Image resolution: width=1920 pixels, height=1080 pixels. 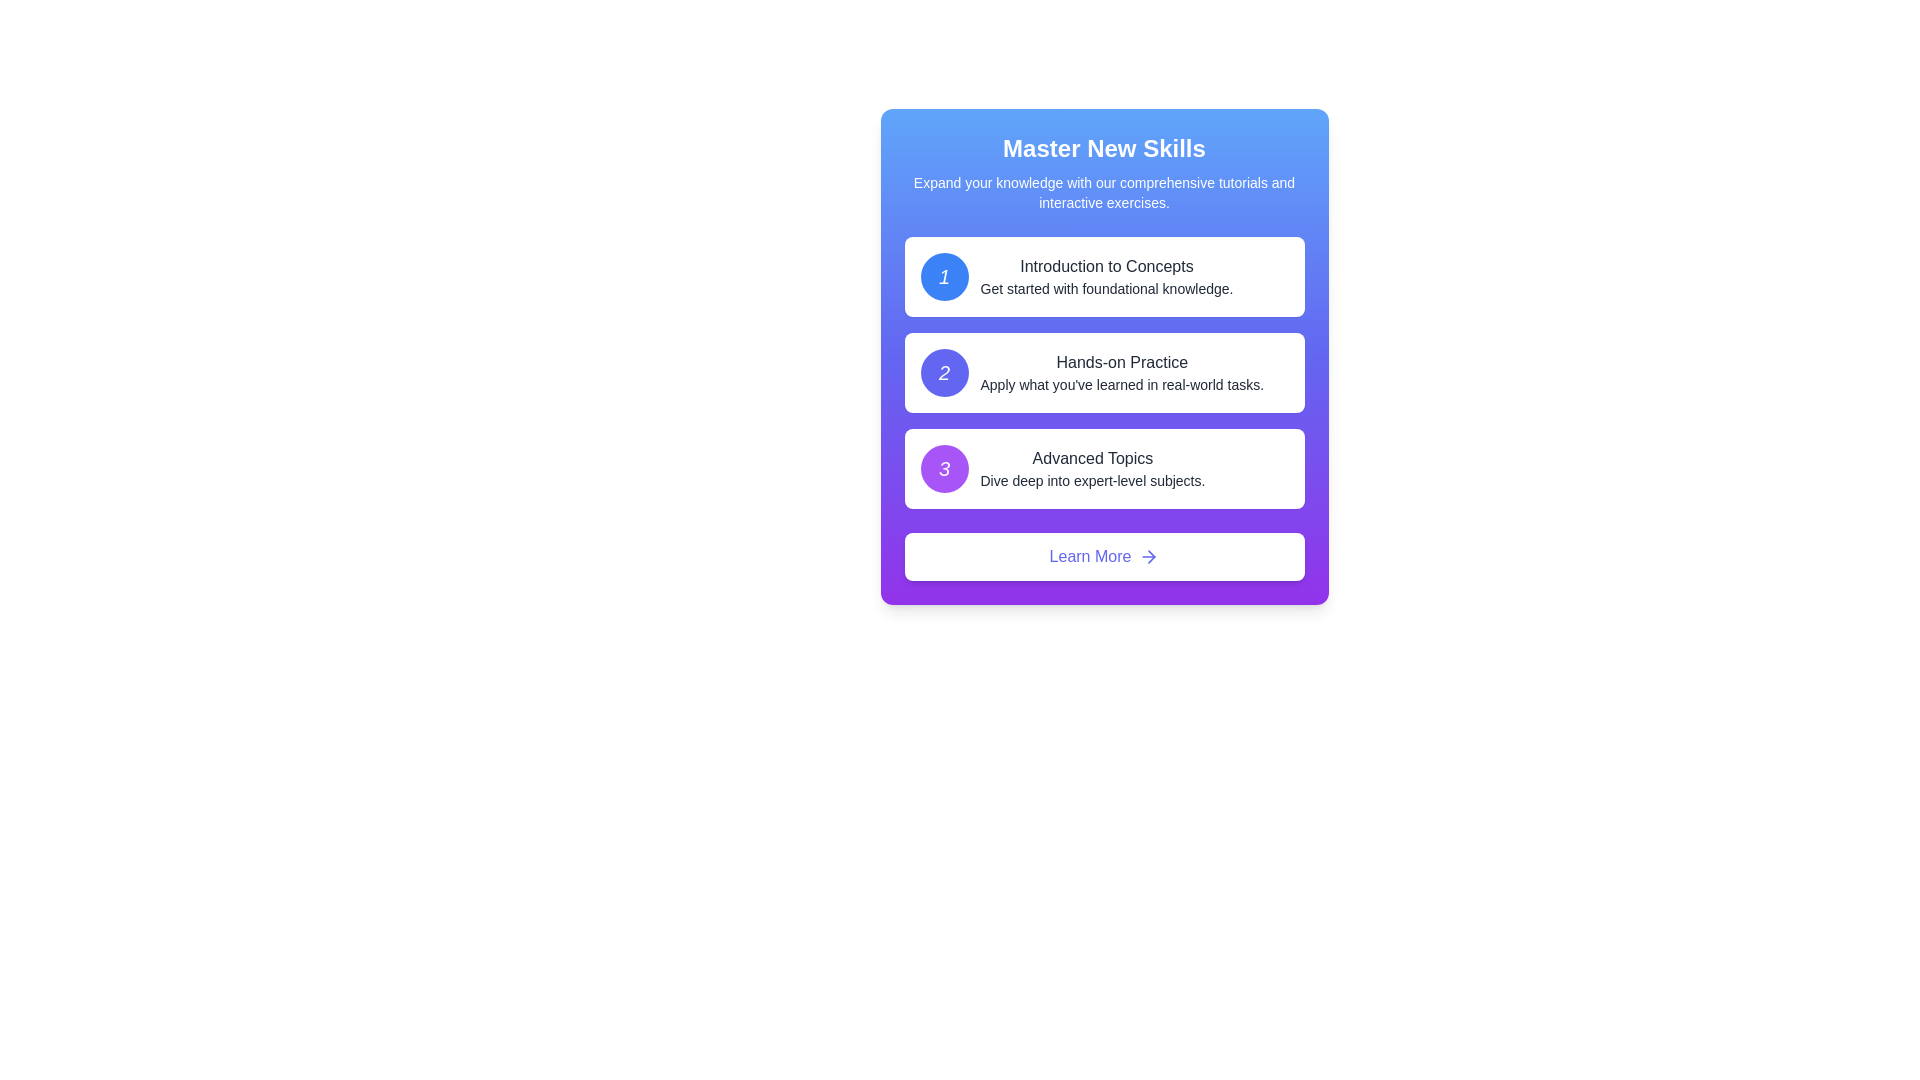 I want to click on the text display element labeled 'Introduction to Concepts', which is the first element in a vertically stacked list inside a panel with a blue gradient header, so click(x=1105, y=277).